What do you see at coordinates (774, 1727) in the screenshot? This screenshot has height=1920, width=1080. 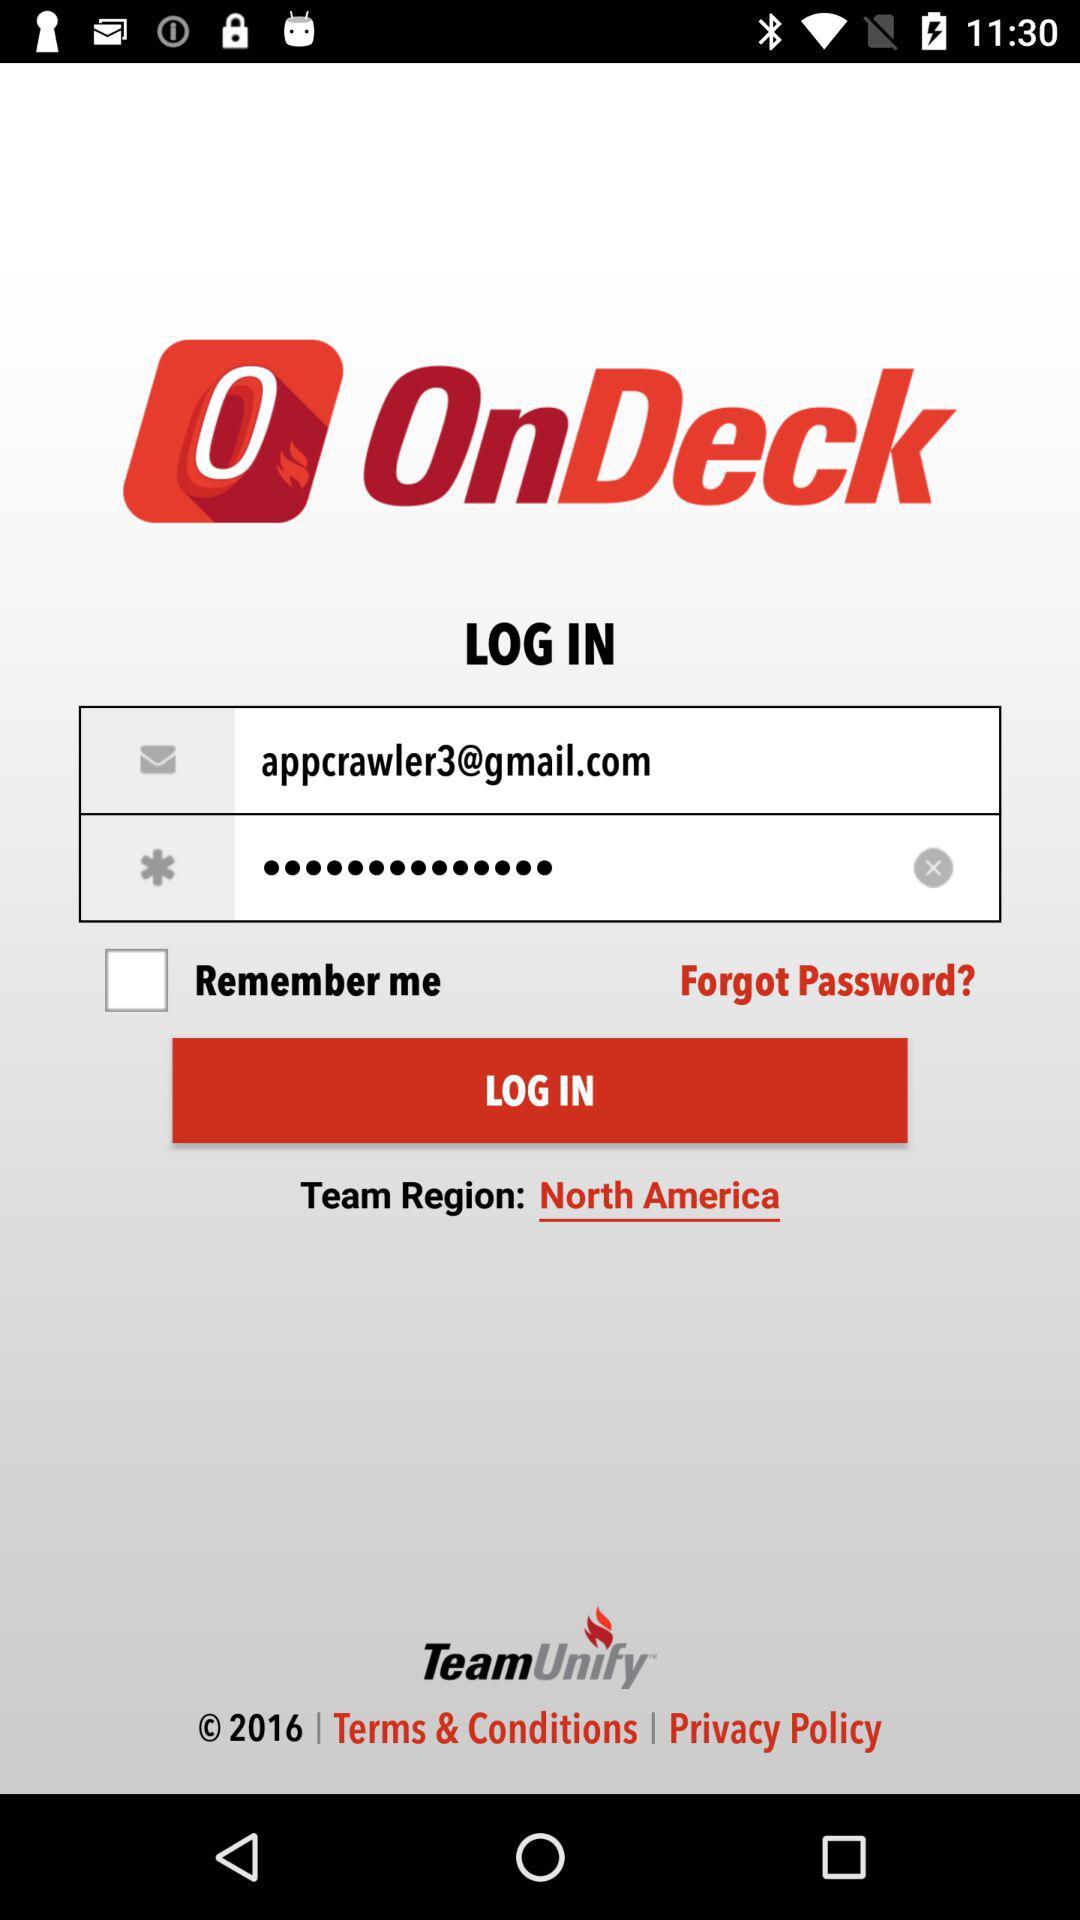 I see `icon at the bottom right corner` at bounding box center [774, 1727].